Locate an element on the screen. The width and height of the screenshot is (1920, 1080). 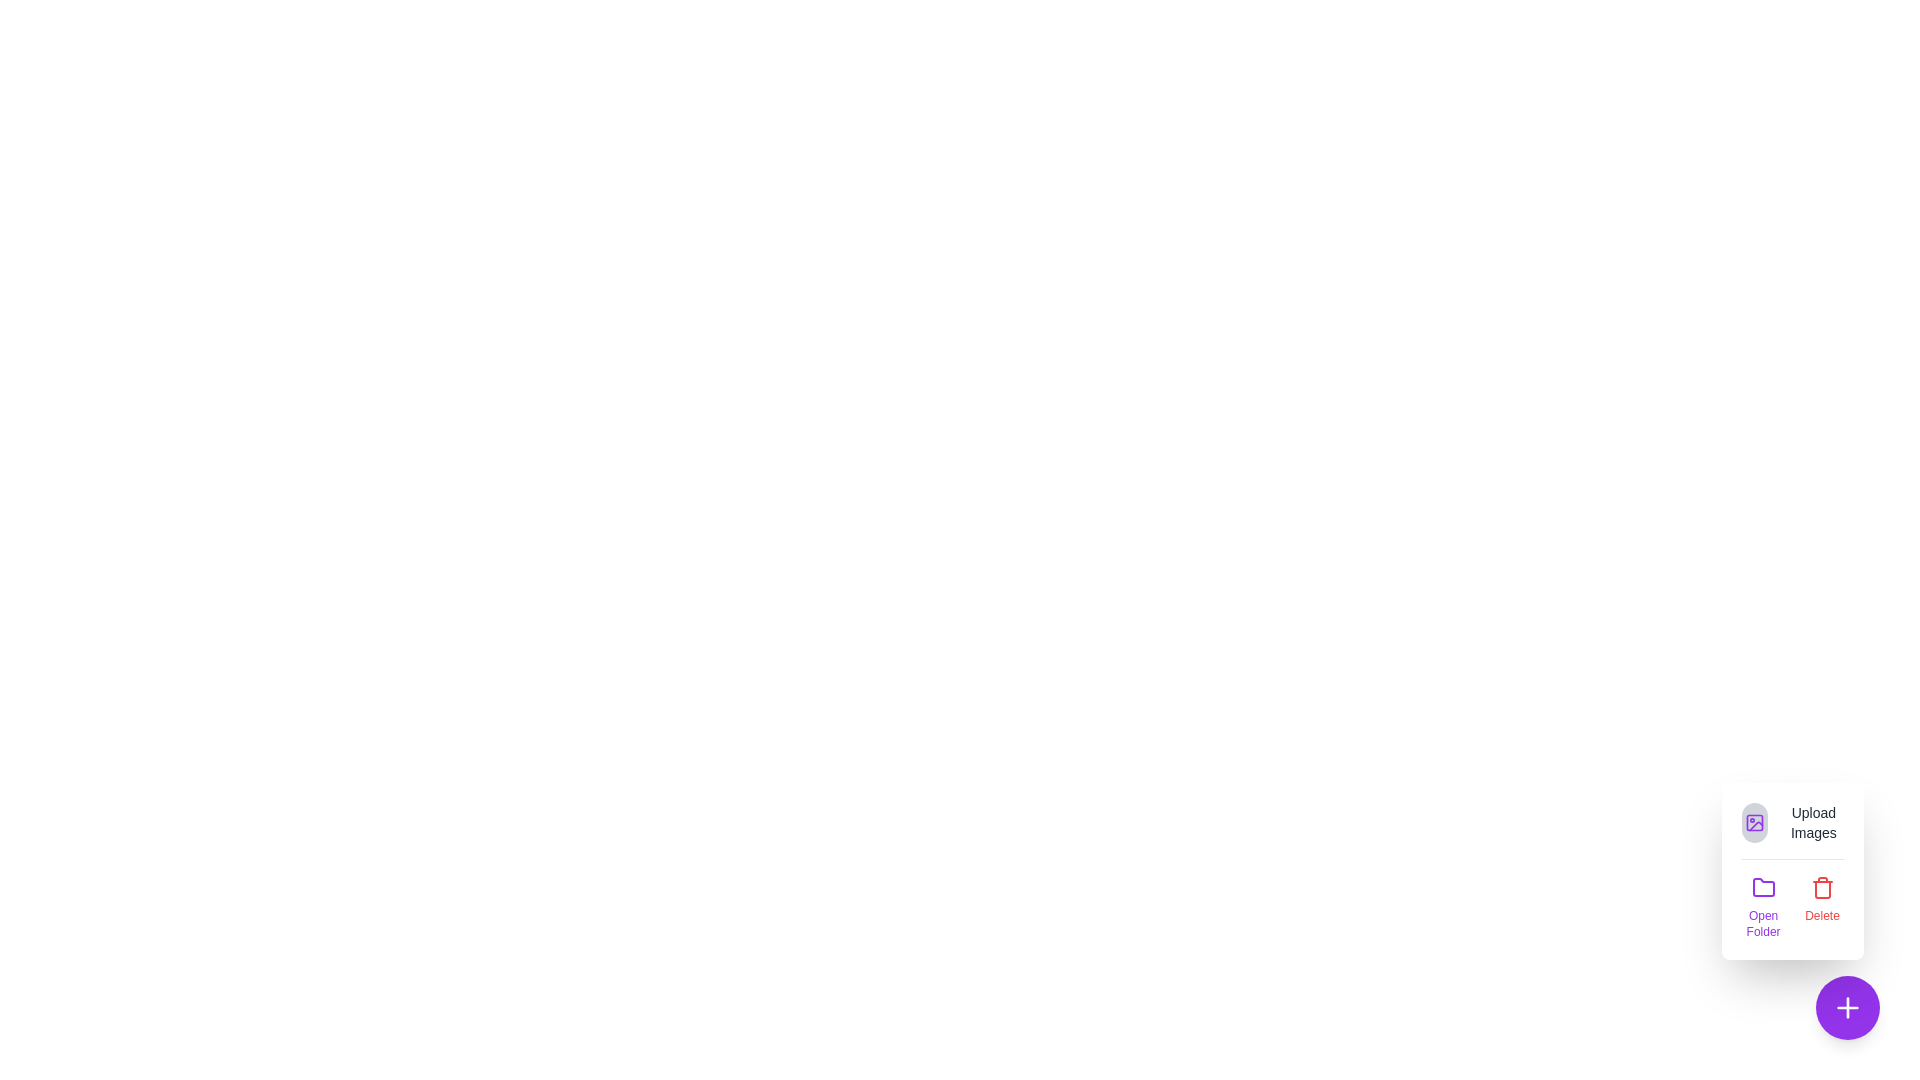
the delete icon located at the bottom-right corner of the interface, which visually represents the delete action and is part of the 'Delete' button is located at coordinates (1822, 886).